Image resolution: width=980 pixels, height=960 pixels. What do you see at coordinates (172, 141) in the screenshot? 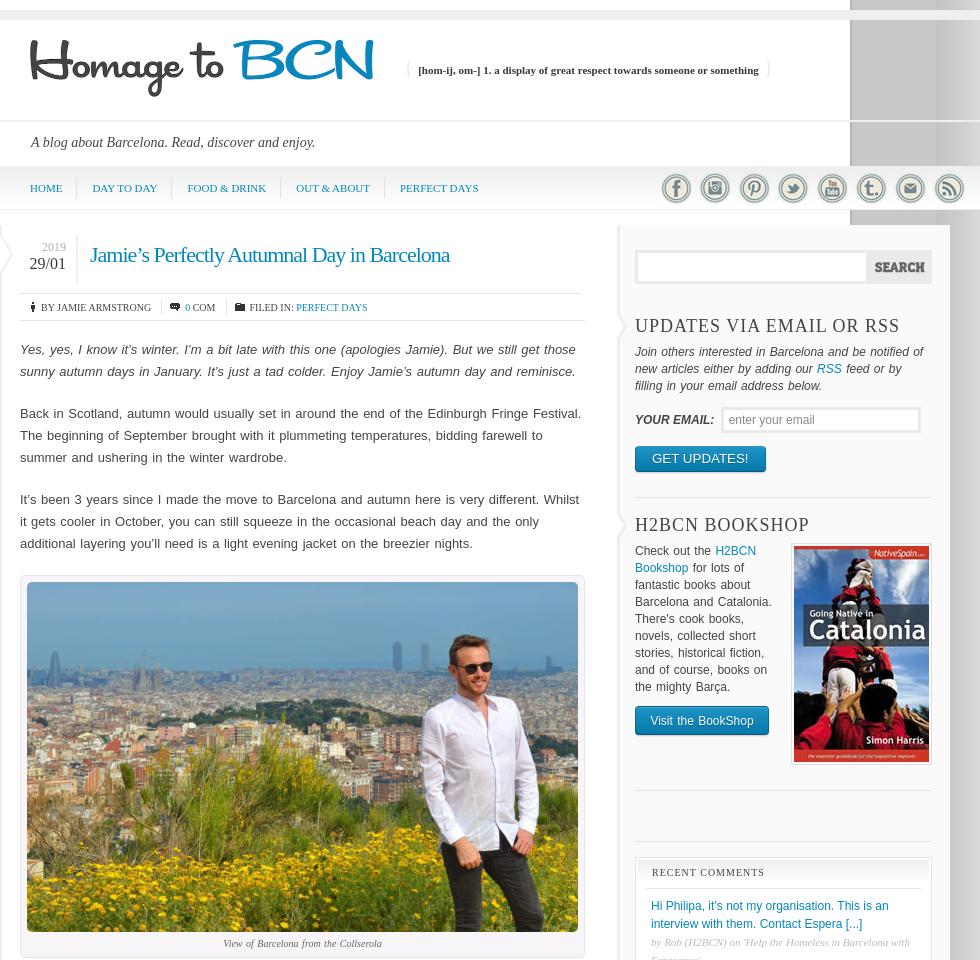
I see `'A blog about Barcelona. Read, discover and enjoy.'` at bounding box center [172, 141].